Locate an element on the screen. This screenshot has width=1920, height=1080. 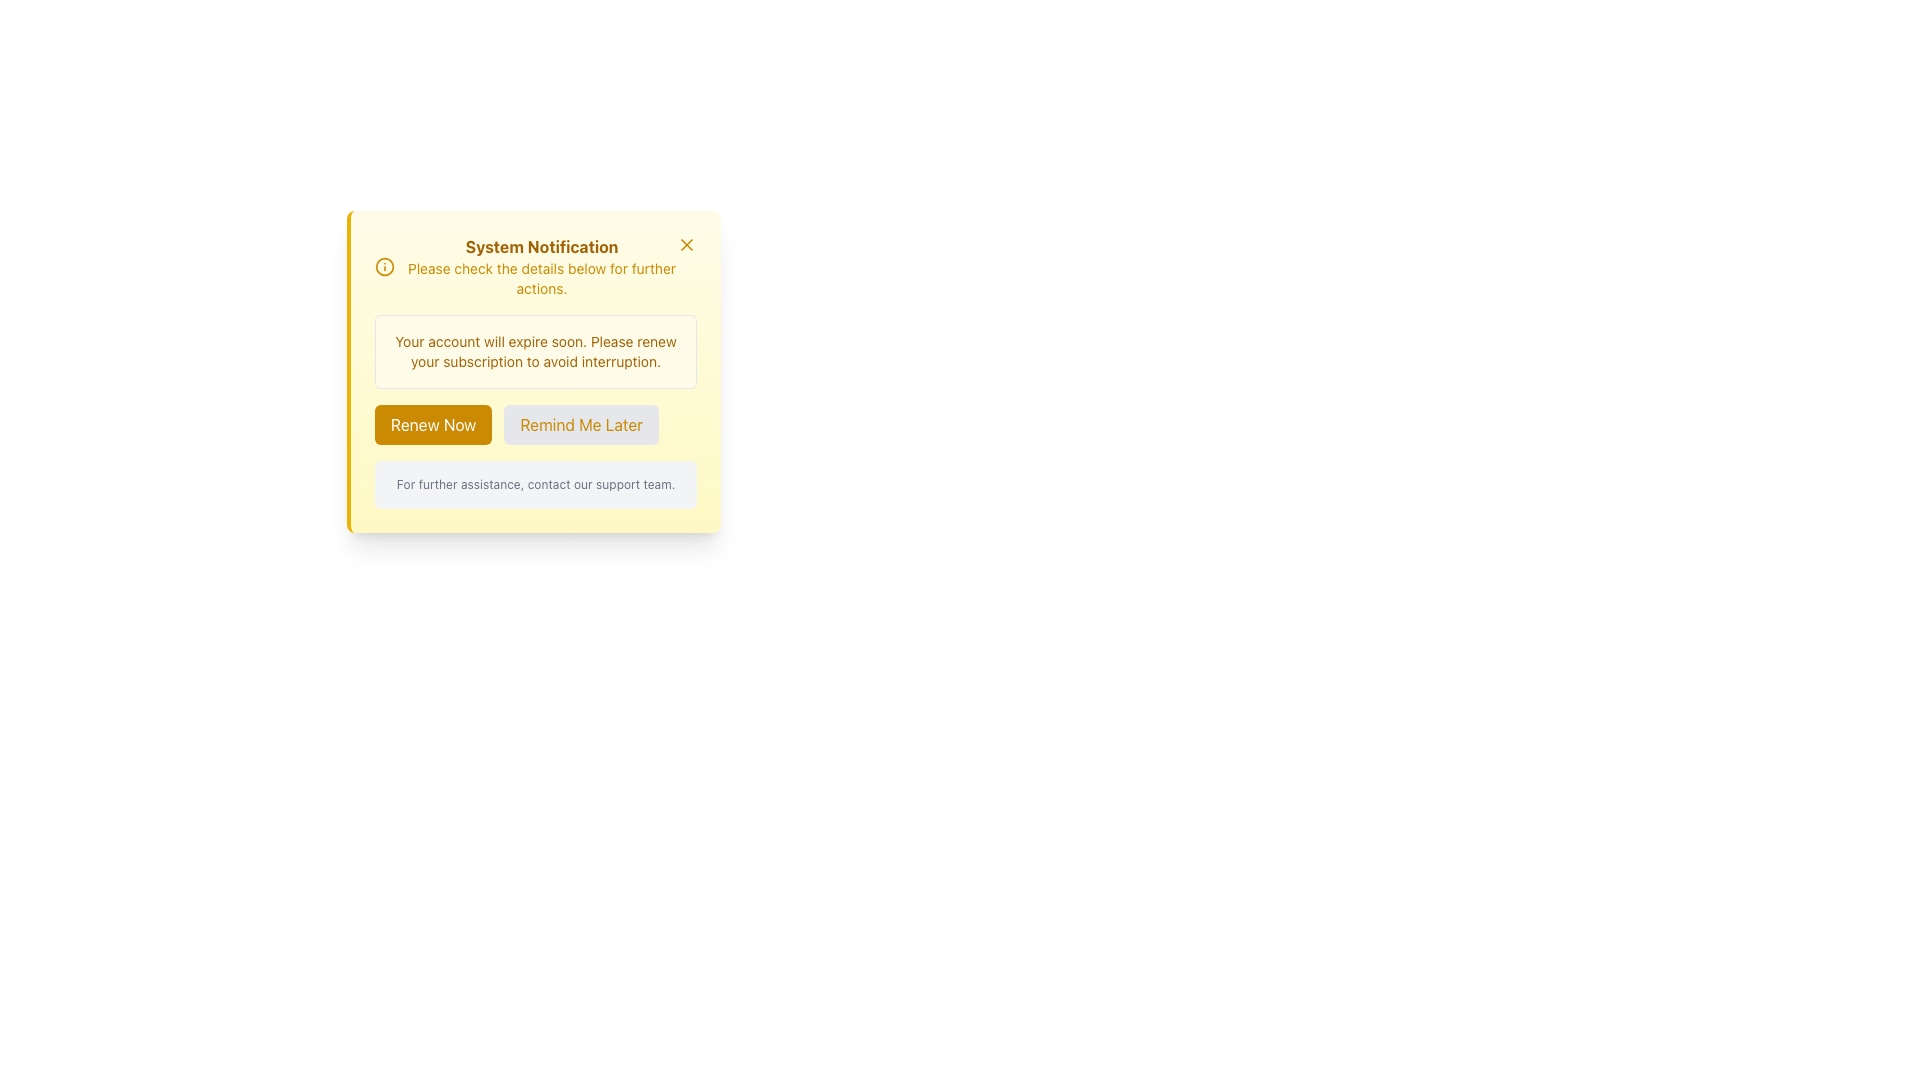
the Text Display Area that notifies the user about their account's expiration, located centrally within the notification panel below the header 'System Notification' is located at coordinates (536, 350).